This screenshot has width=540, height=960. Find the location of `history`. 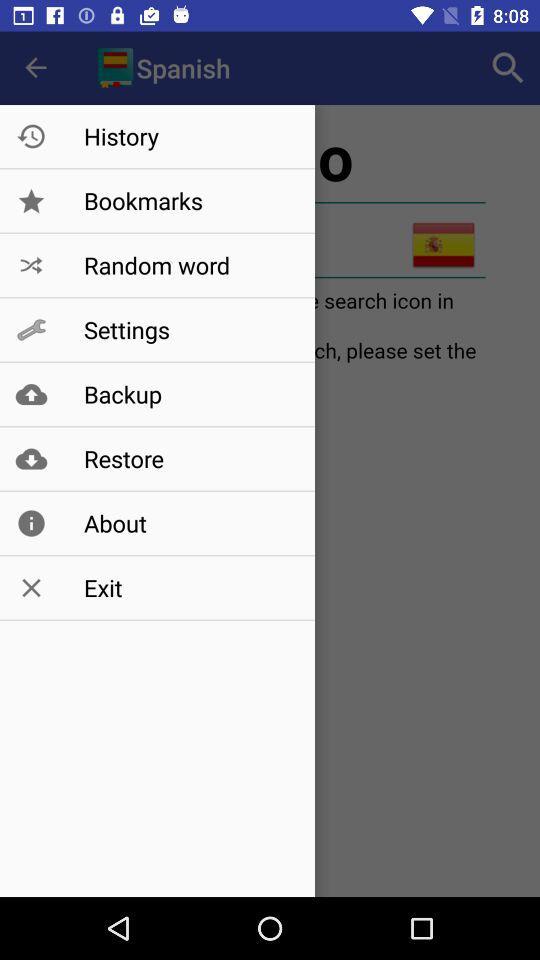

history is located at coordinates (189, 135).